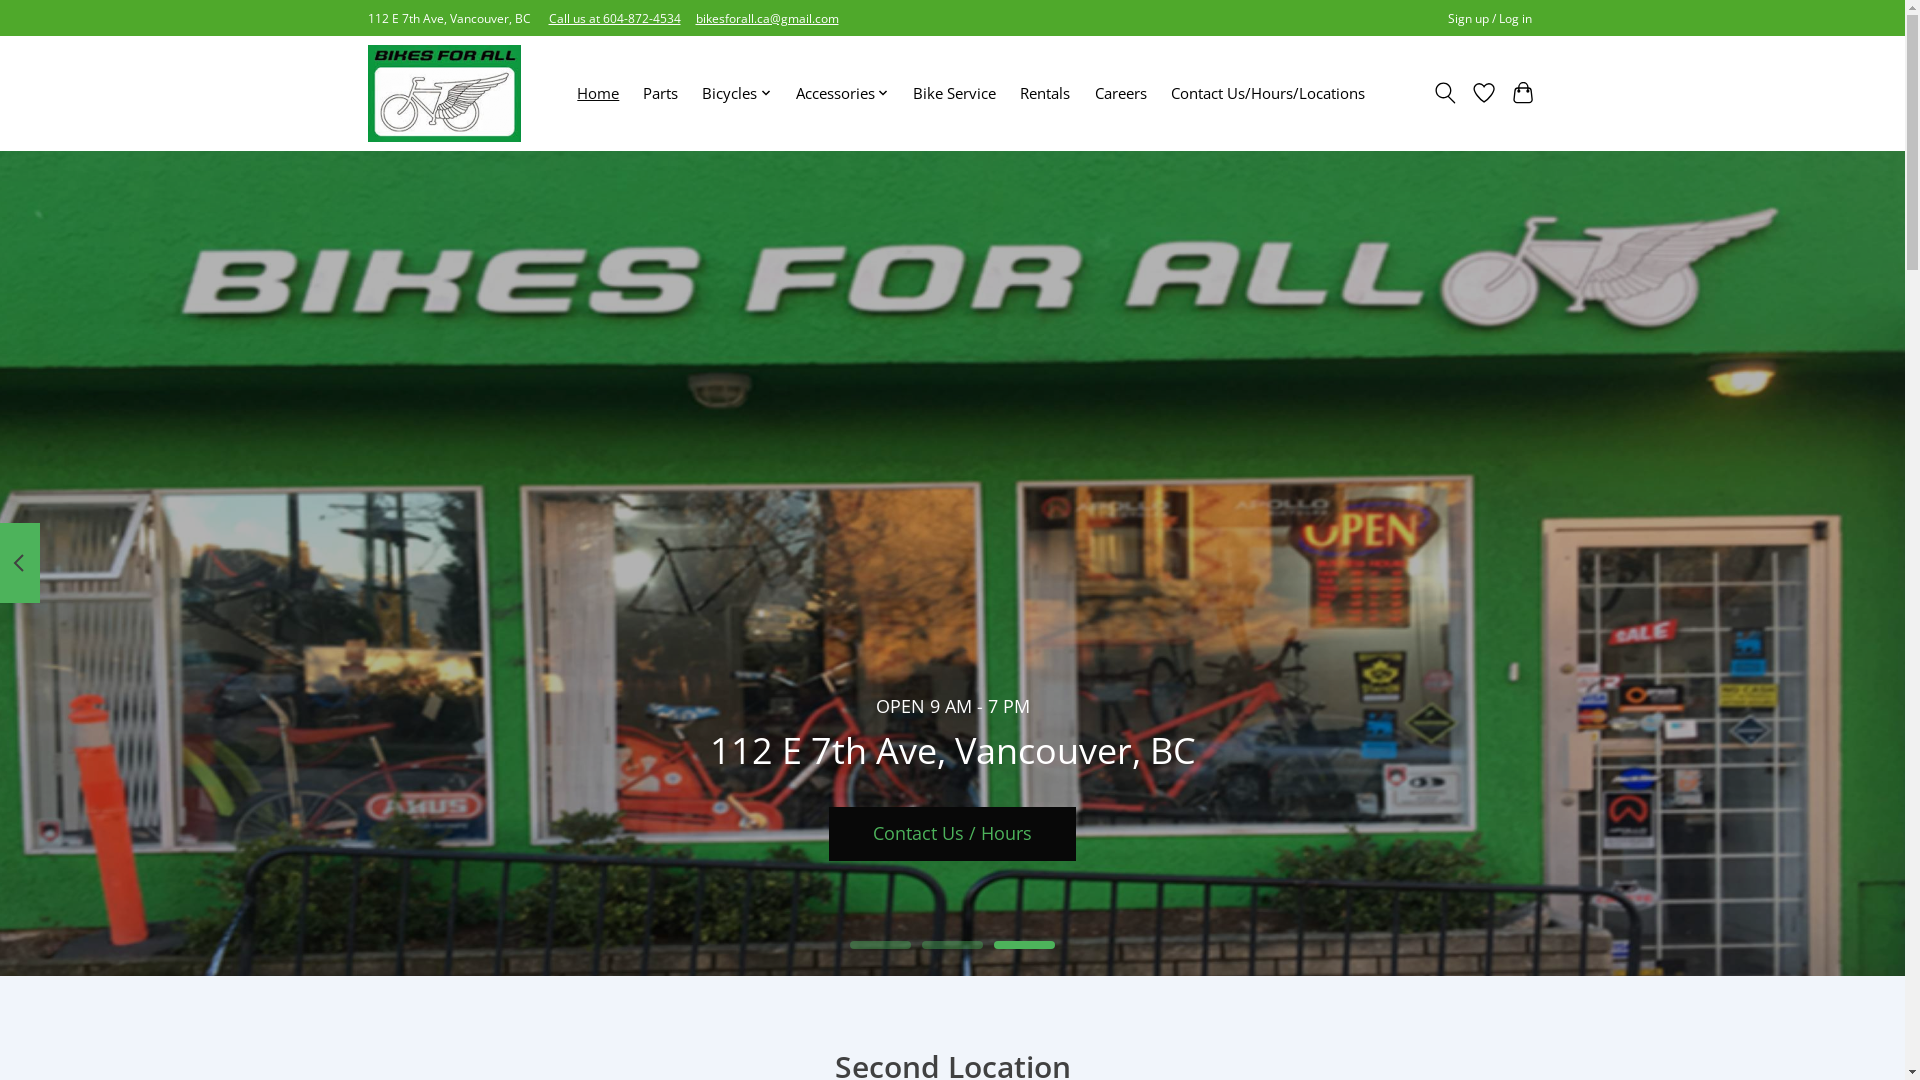  What do you see at coordinates (905, 93) in the screenshot?
I see `'Bike Service'` at bounding box center [905, 93].